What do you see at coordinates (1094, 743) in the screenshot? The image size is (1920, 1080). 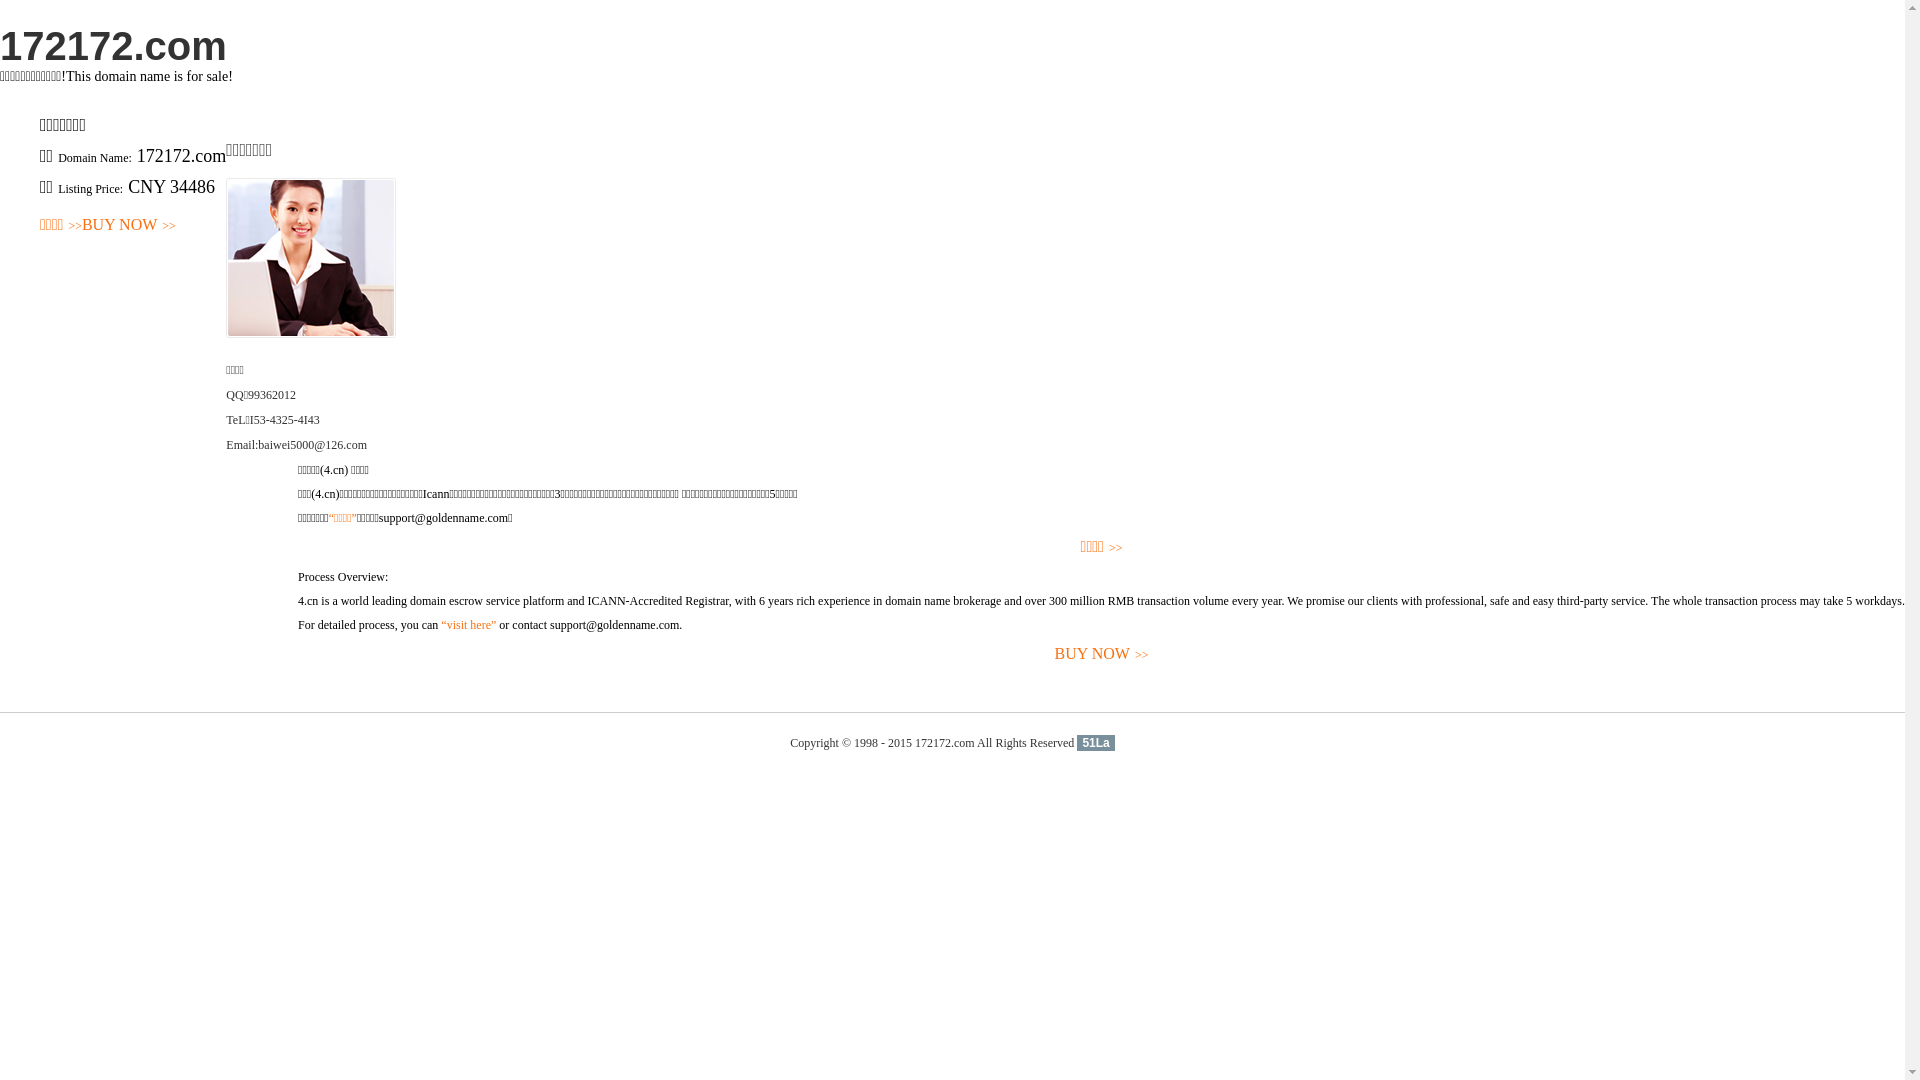 I see `'51La'` at bounding box center [1094, 743].